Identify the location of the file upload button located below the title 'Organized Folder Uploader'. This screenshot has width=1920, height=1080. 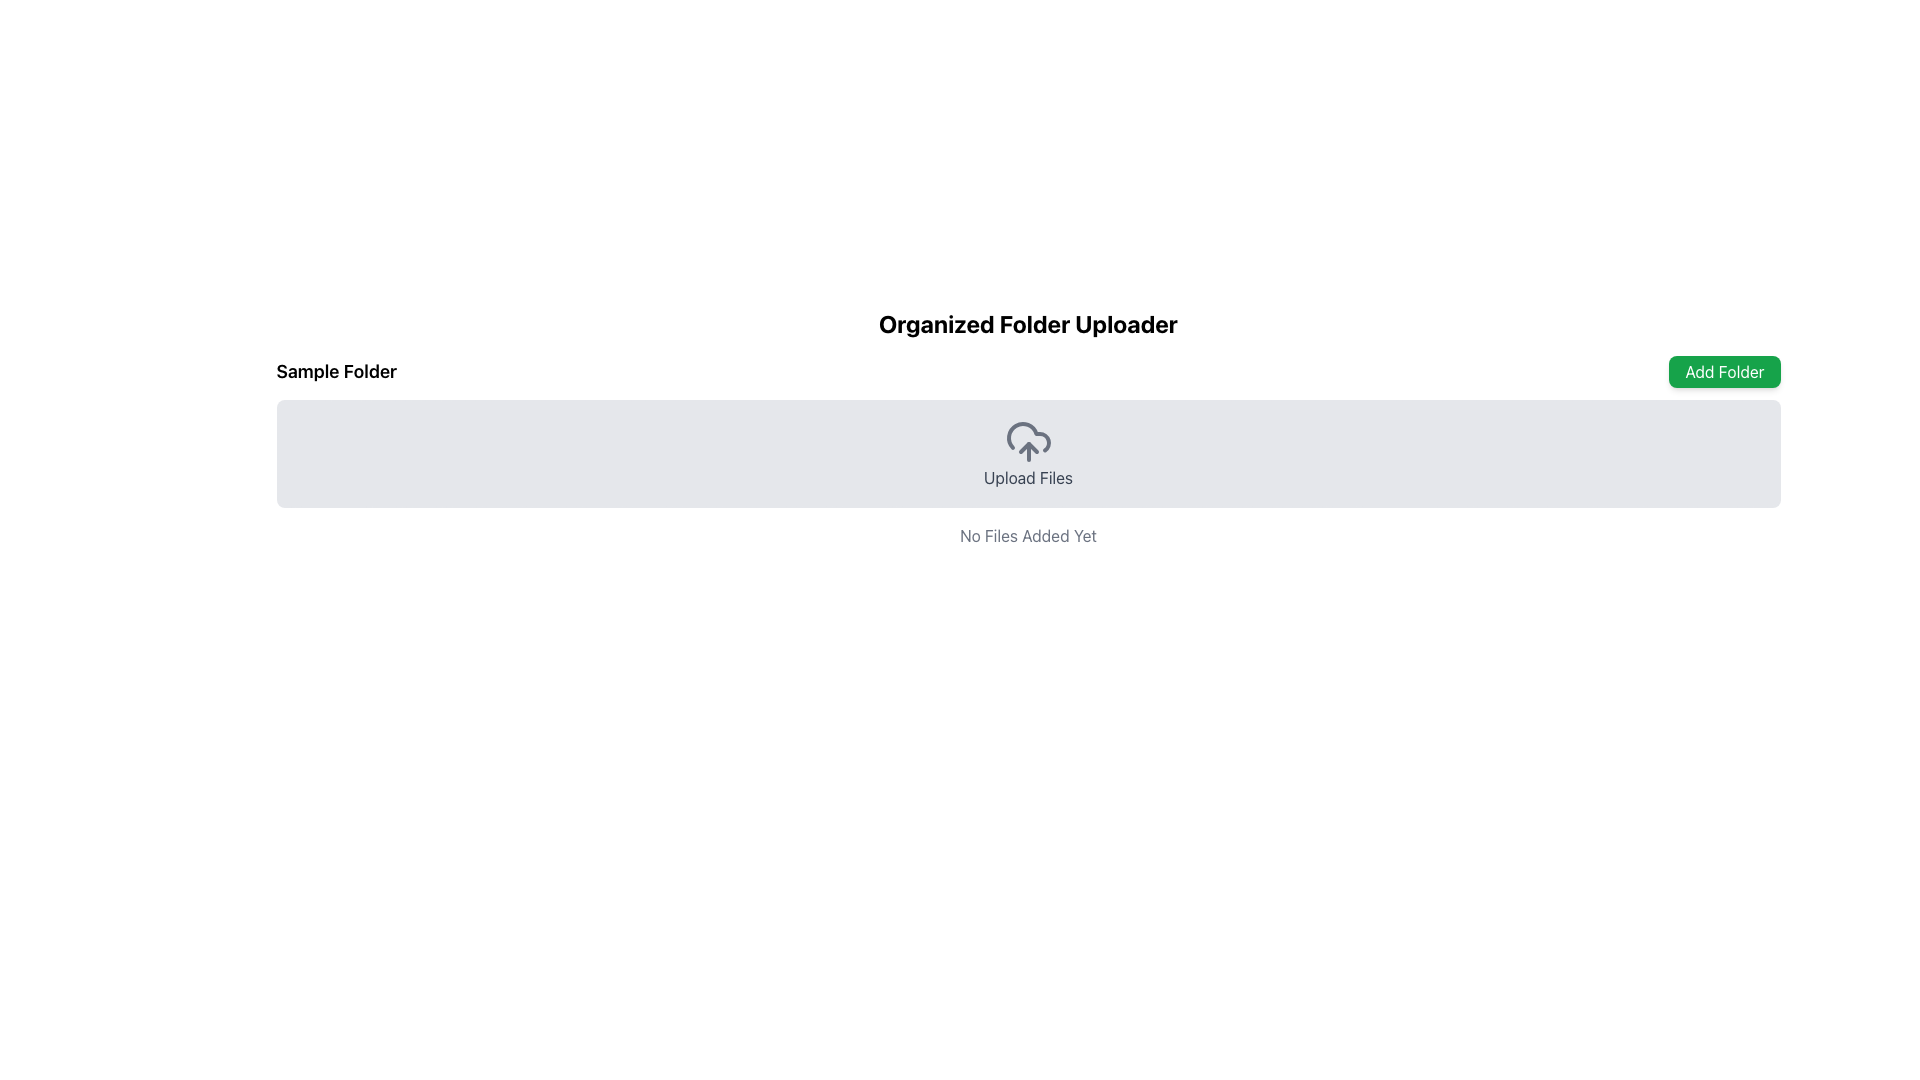
(1028, 454).